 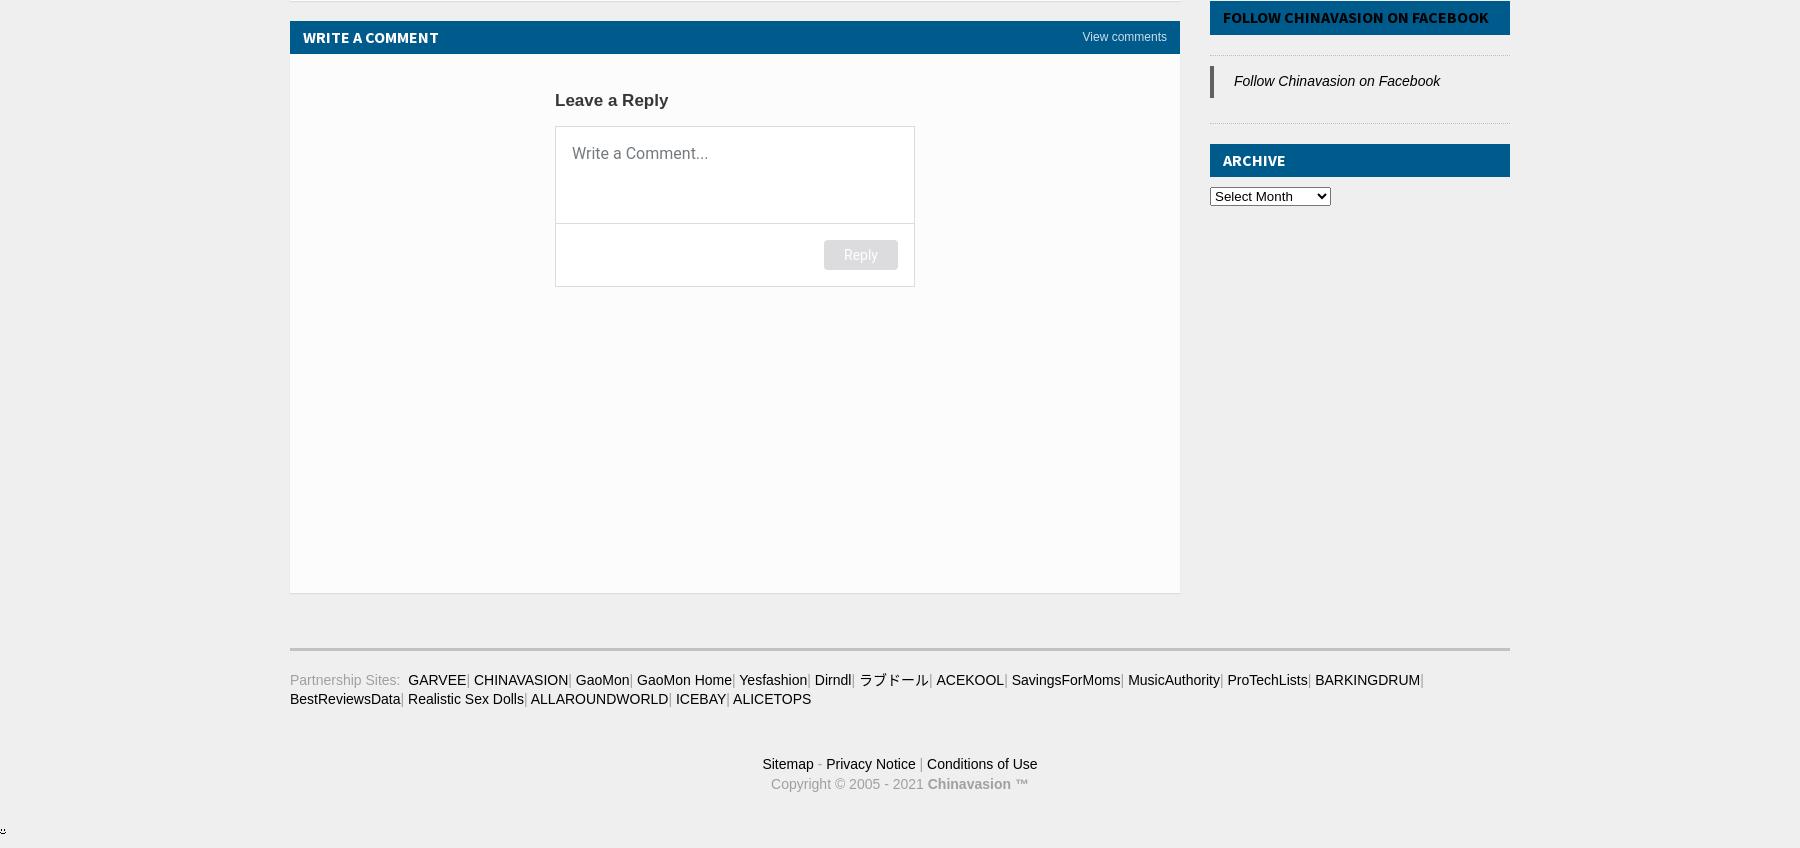 What do you see at coordinates (1267, 677) in the screenshot?
I see `'ProTechLists'` at bounding box center [1267, 677].